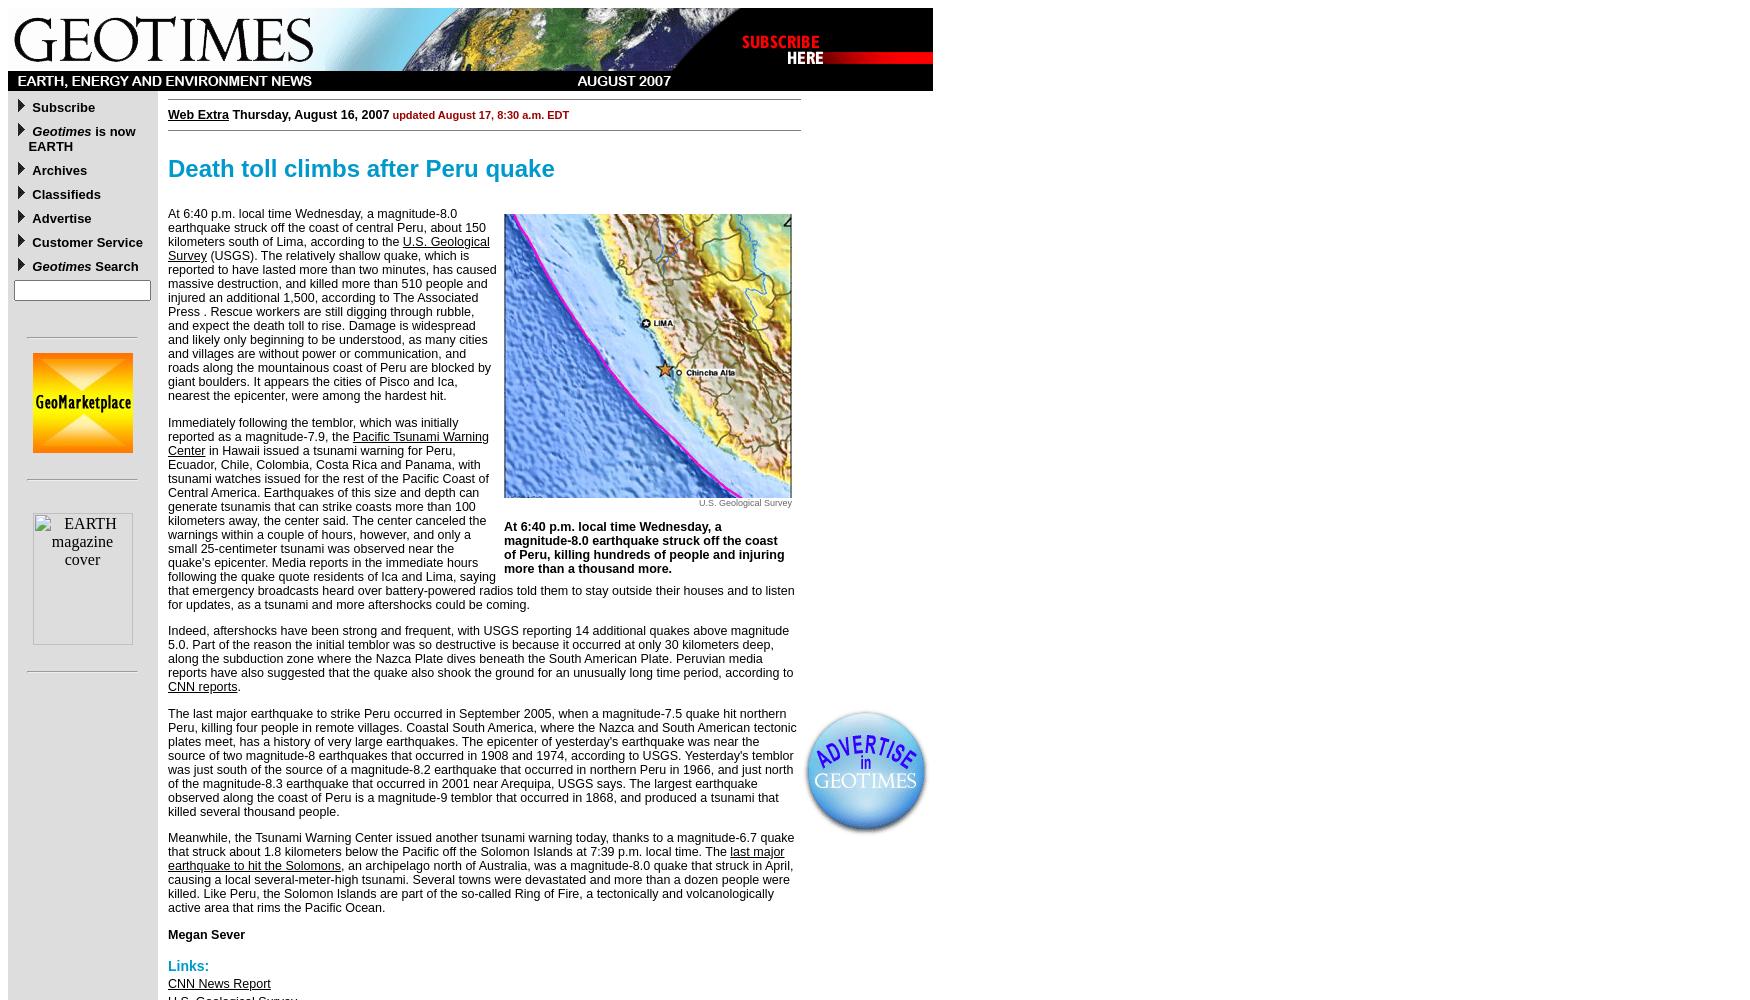  Describe the element at coordinates (312, 429) in the screenshot. I see `'Immediately following the temblor, which was initially reported as a magnitude-7.9, the'` at that location.